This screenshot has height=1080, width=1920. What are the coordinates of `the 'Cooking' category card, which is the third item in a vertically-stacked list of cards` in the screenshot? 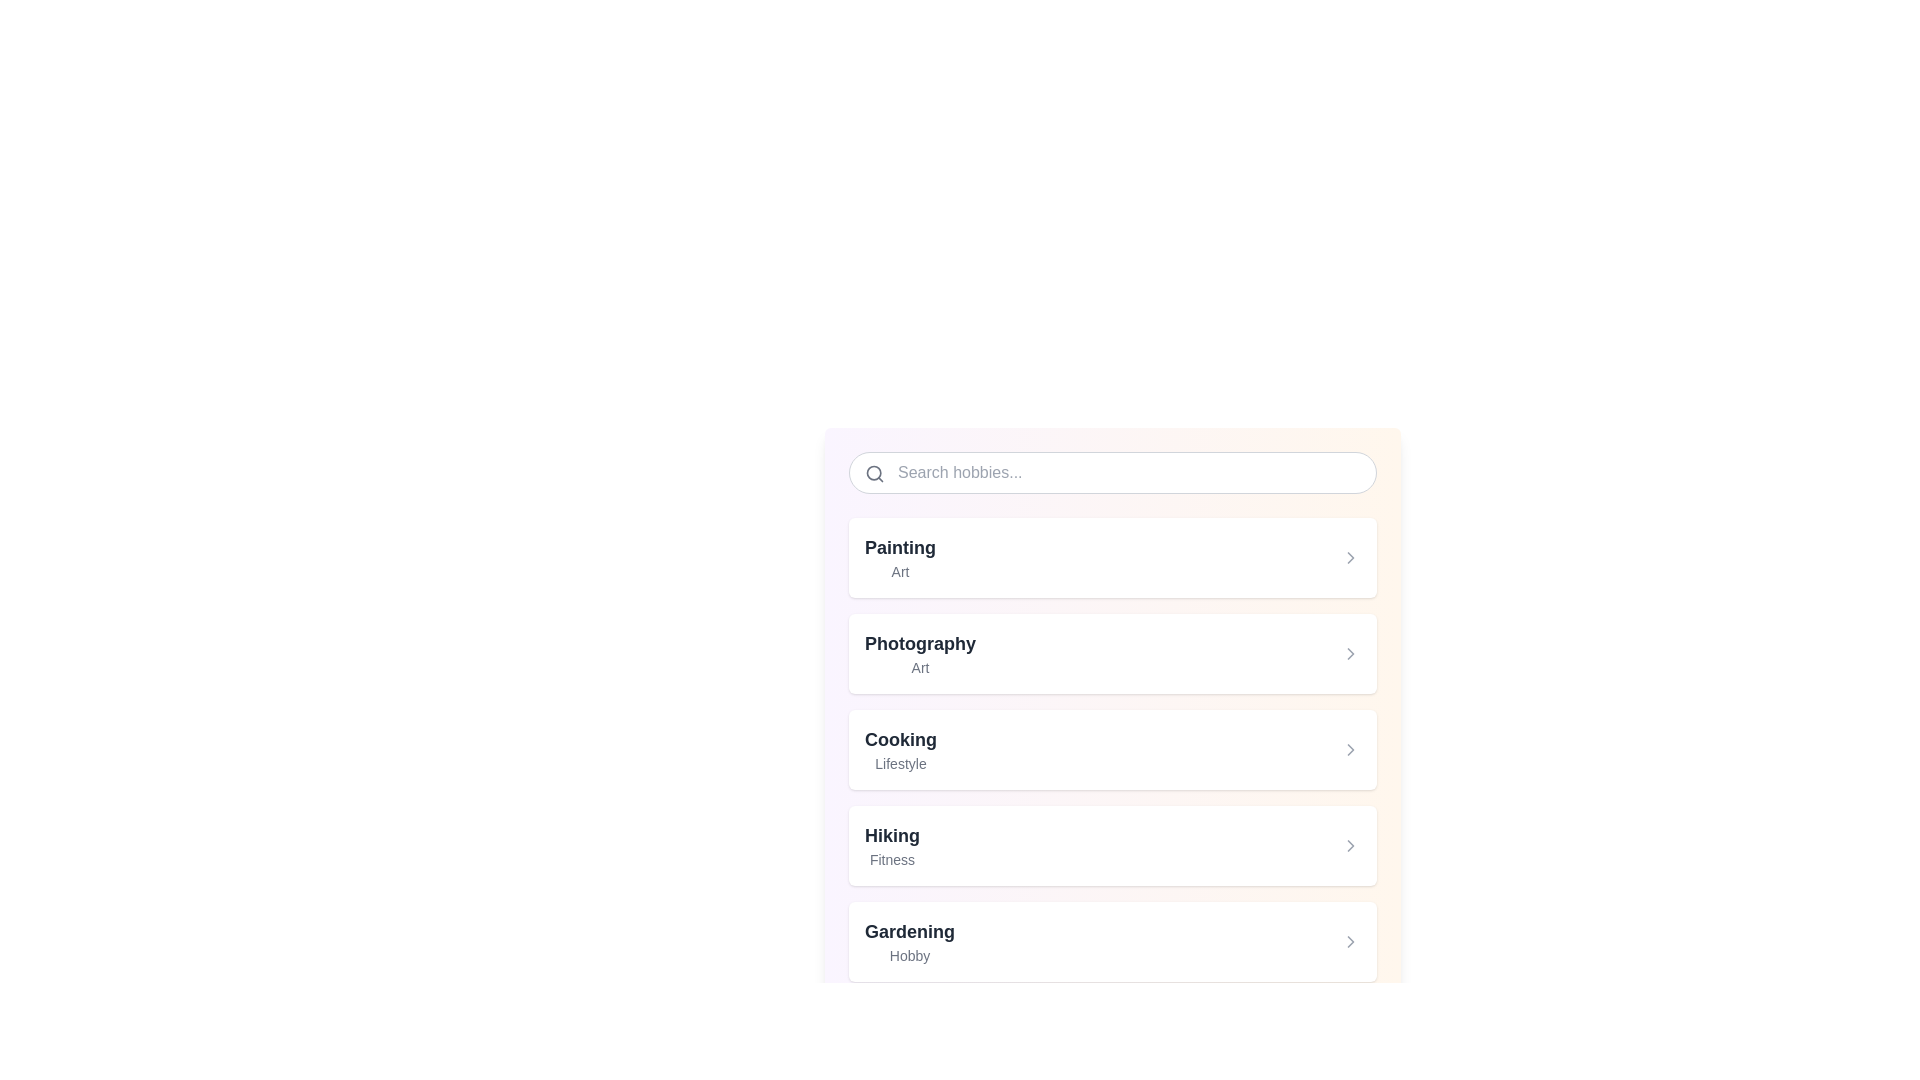 It's located at (1112, 749).